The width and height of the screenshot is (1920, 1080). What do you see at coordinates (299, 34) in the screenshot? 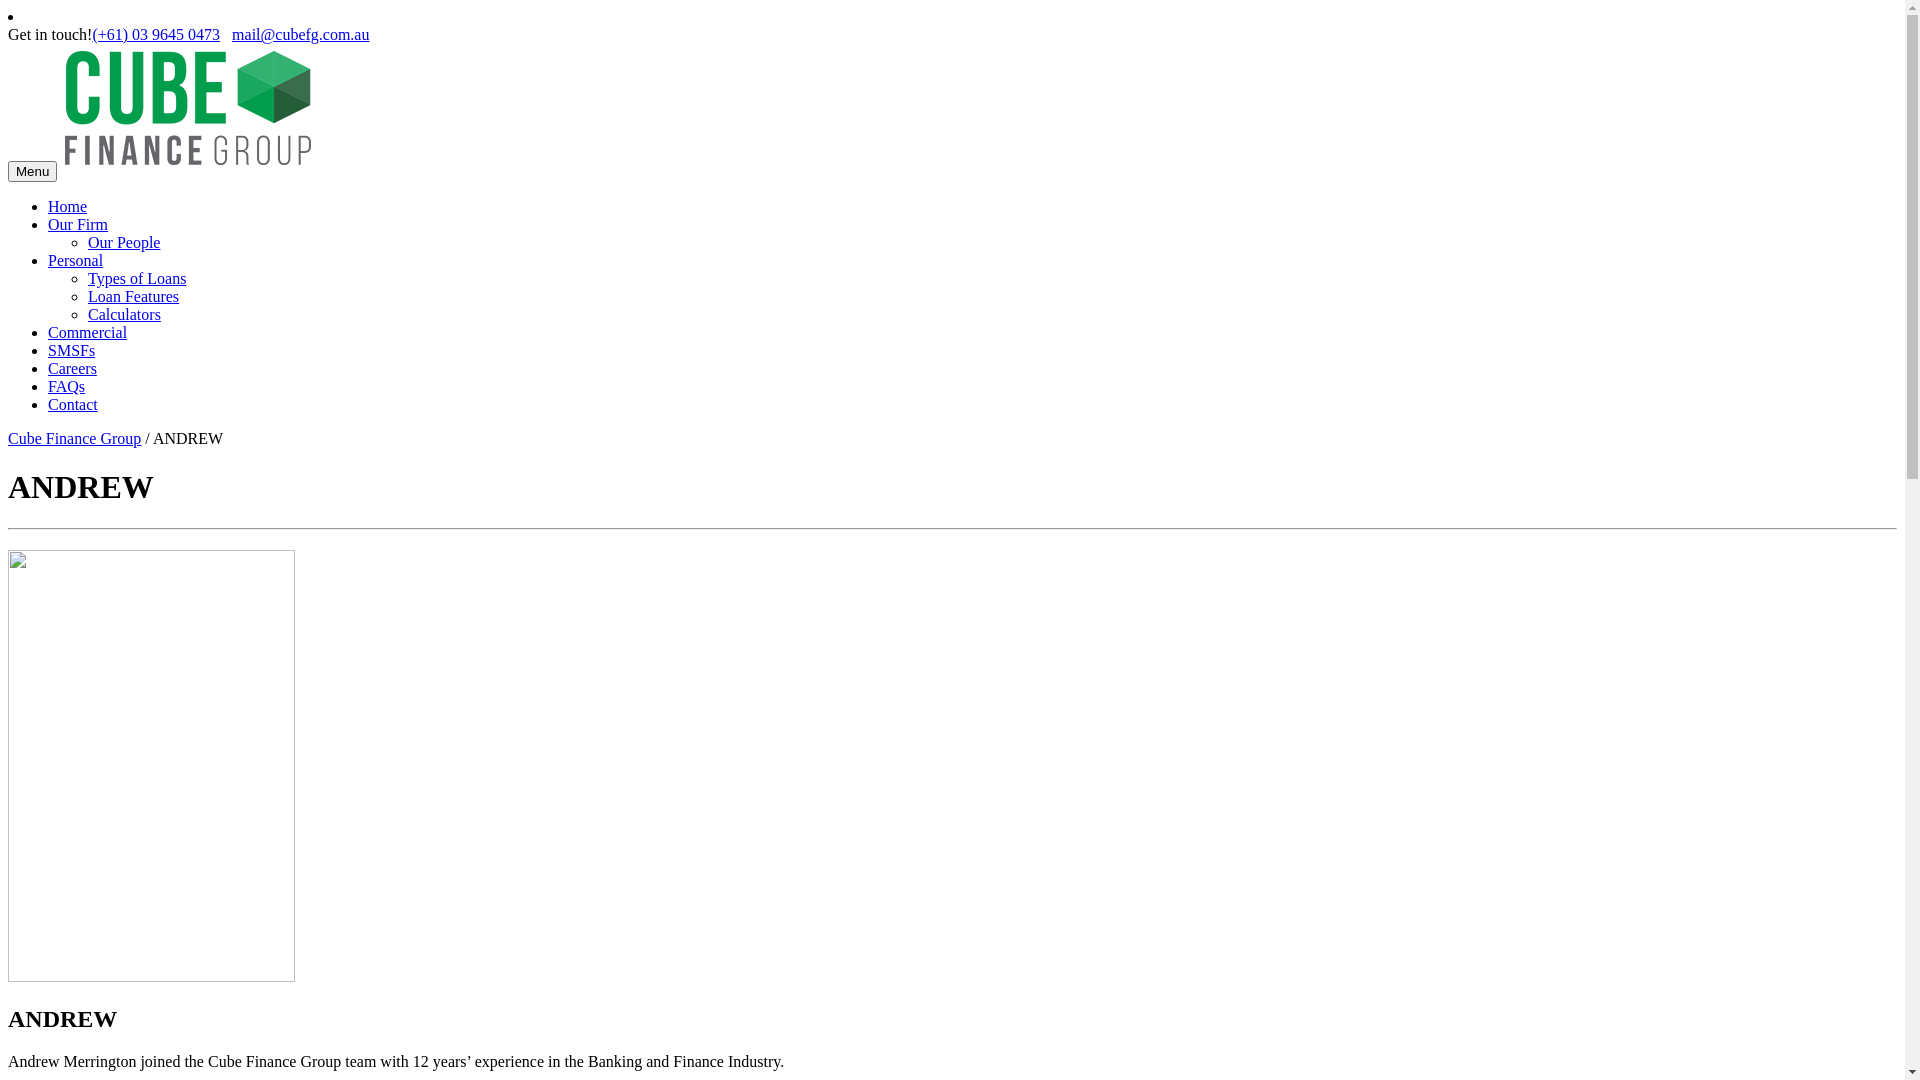
I see `'mail@cubefg.com.au'` at bounding box center [299, 34].